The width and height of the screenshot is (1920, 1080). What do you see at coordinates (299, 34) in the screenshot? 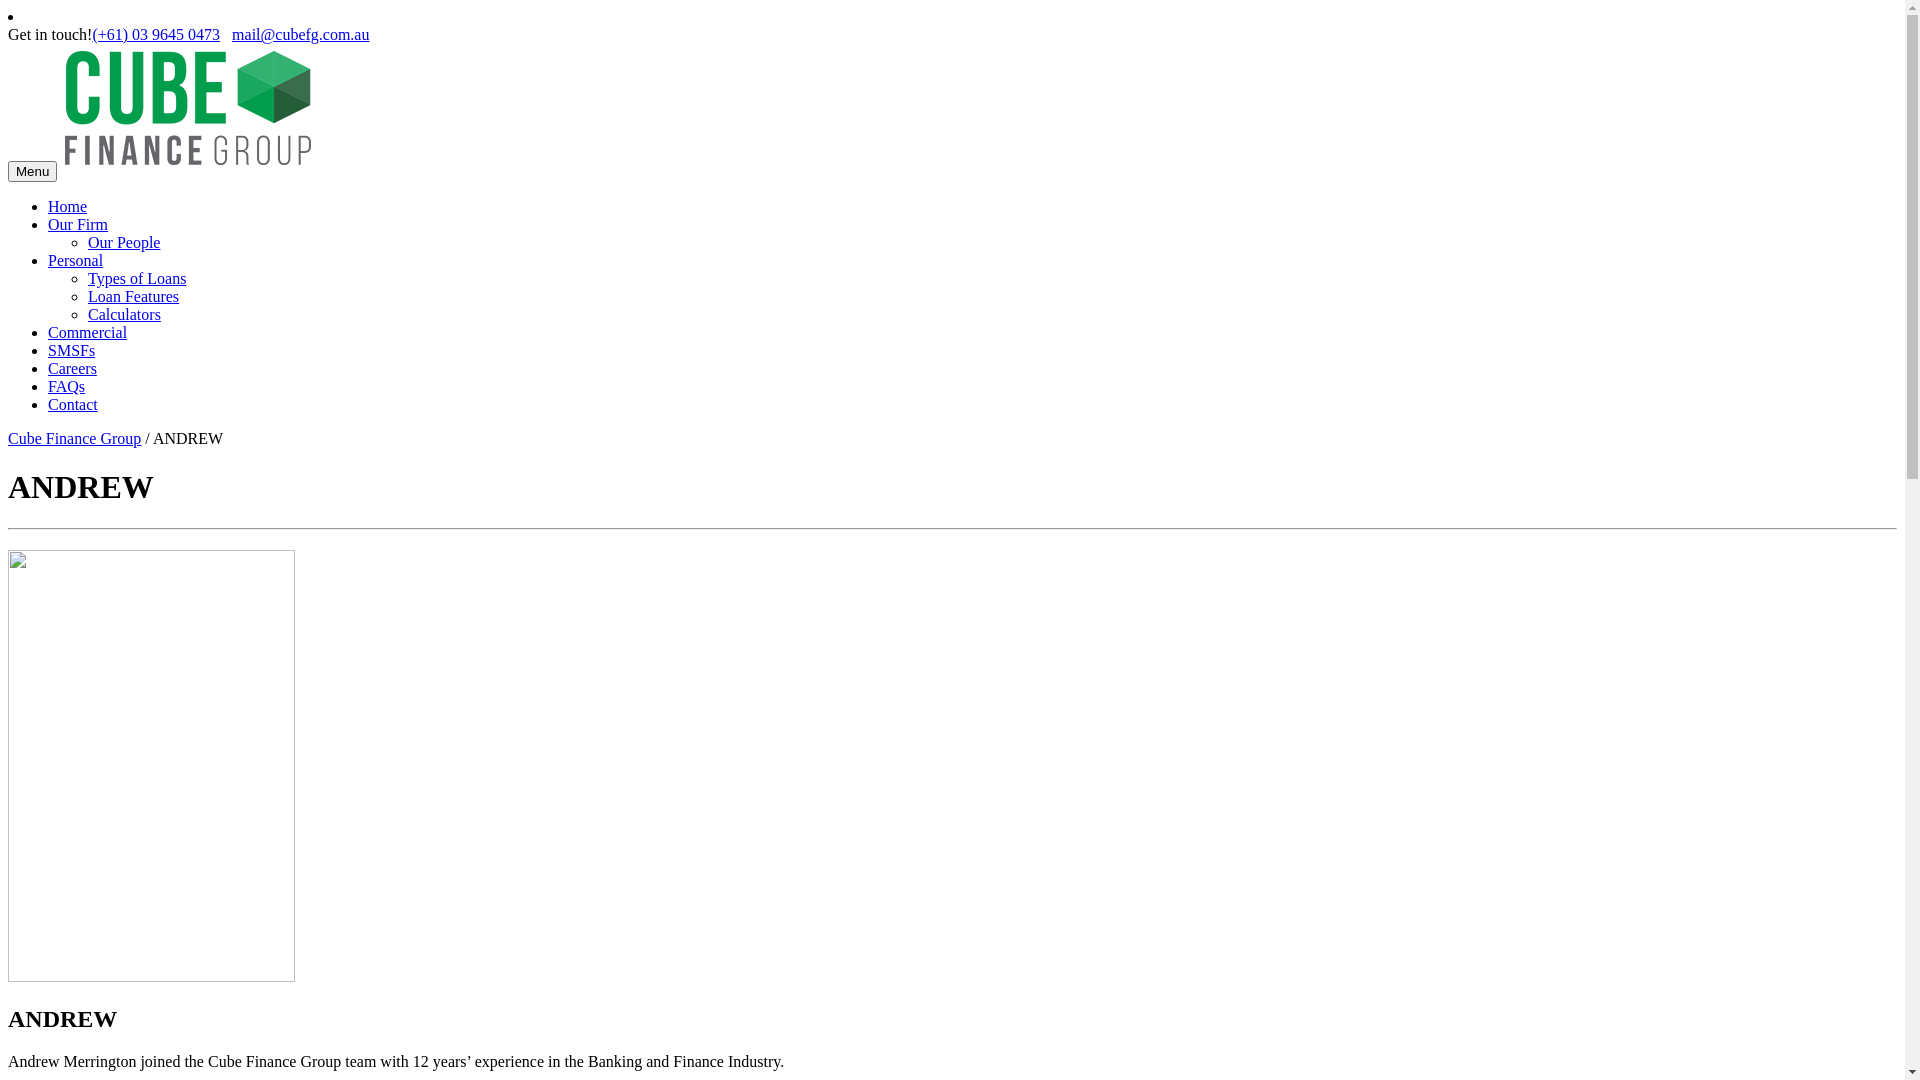
I see `'mail@cubefg.com.au'` at bounding box center [299, 34].